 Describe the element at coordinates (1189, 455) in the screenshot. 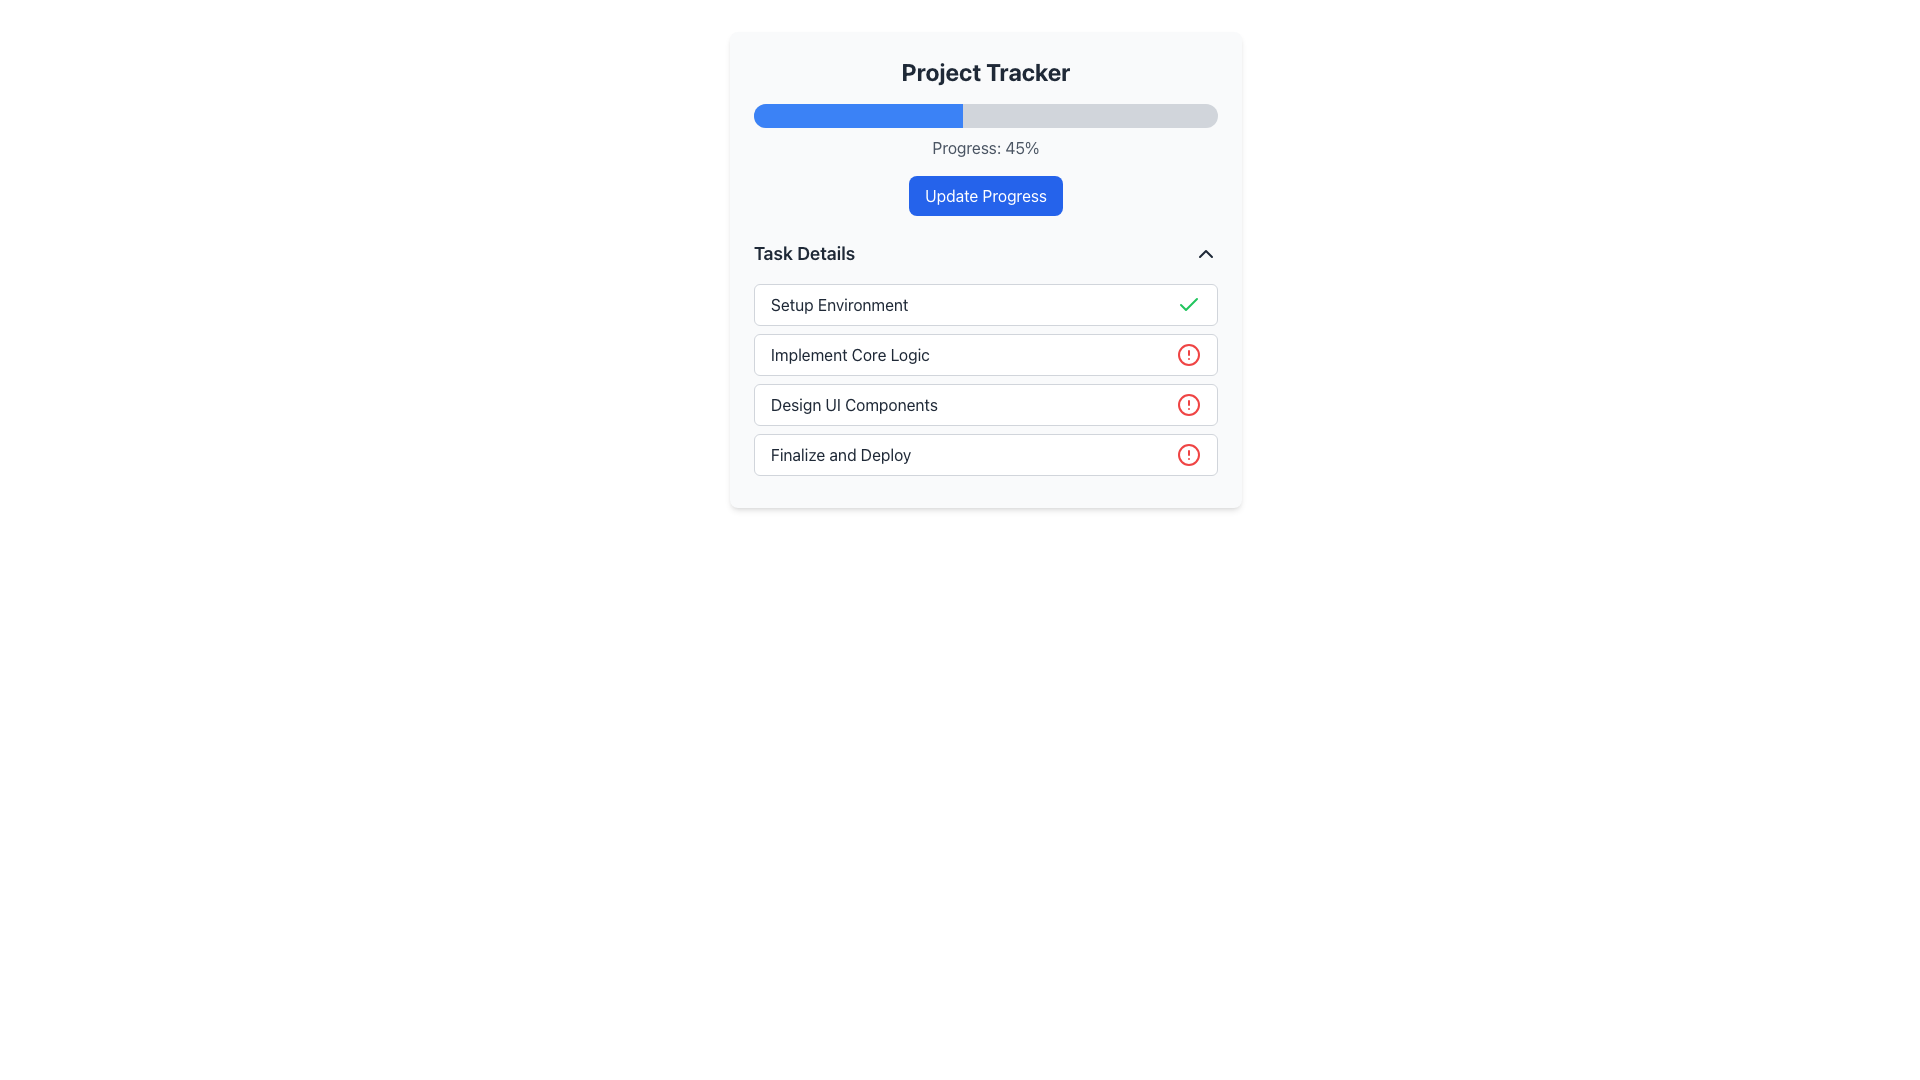

I see `the circular part of the alert icon indicating an incomplete task in the 'Finalize and Deploy' section` at that location.